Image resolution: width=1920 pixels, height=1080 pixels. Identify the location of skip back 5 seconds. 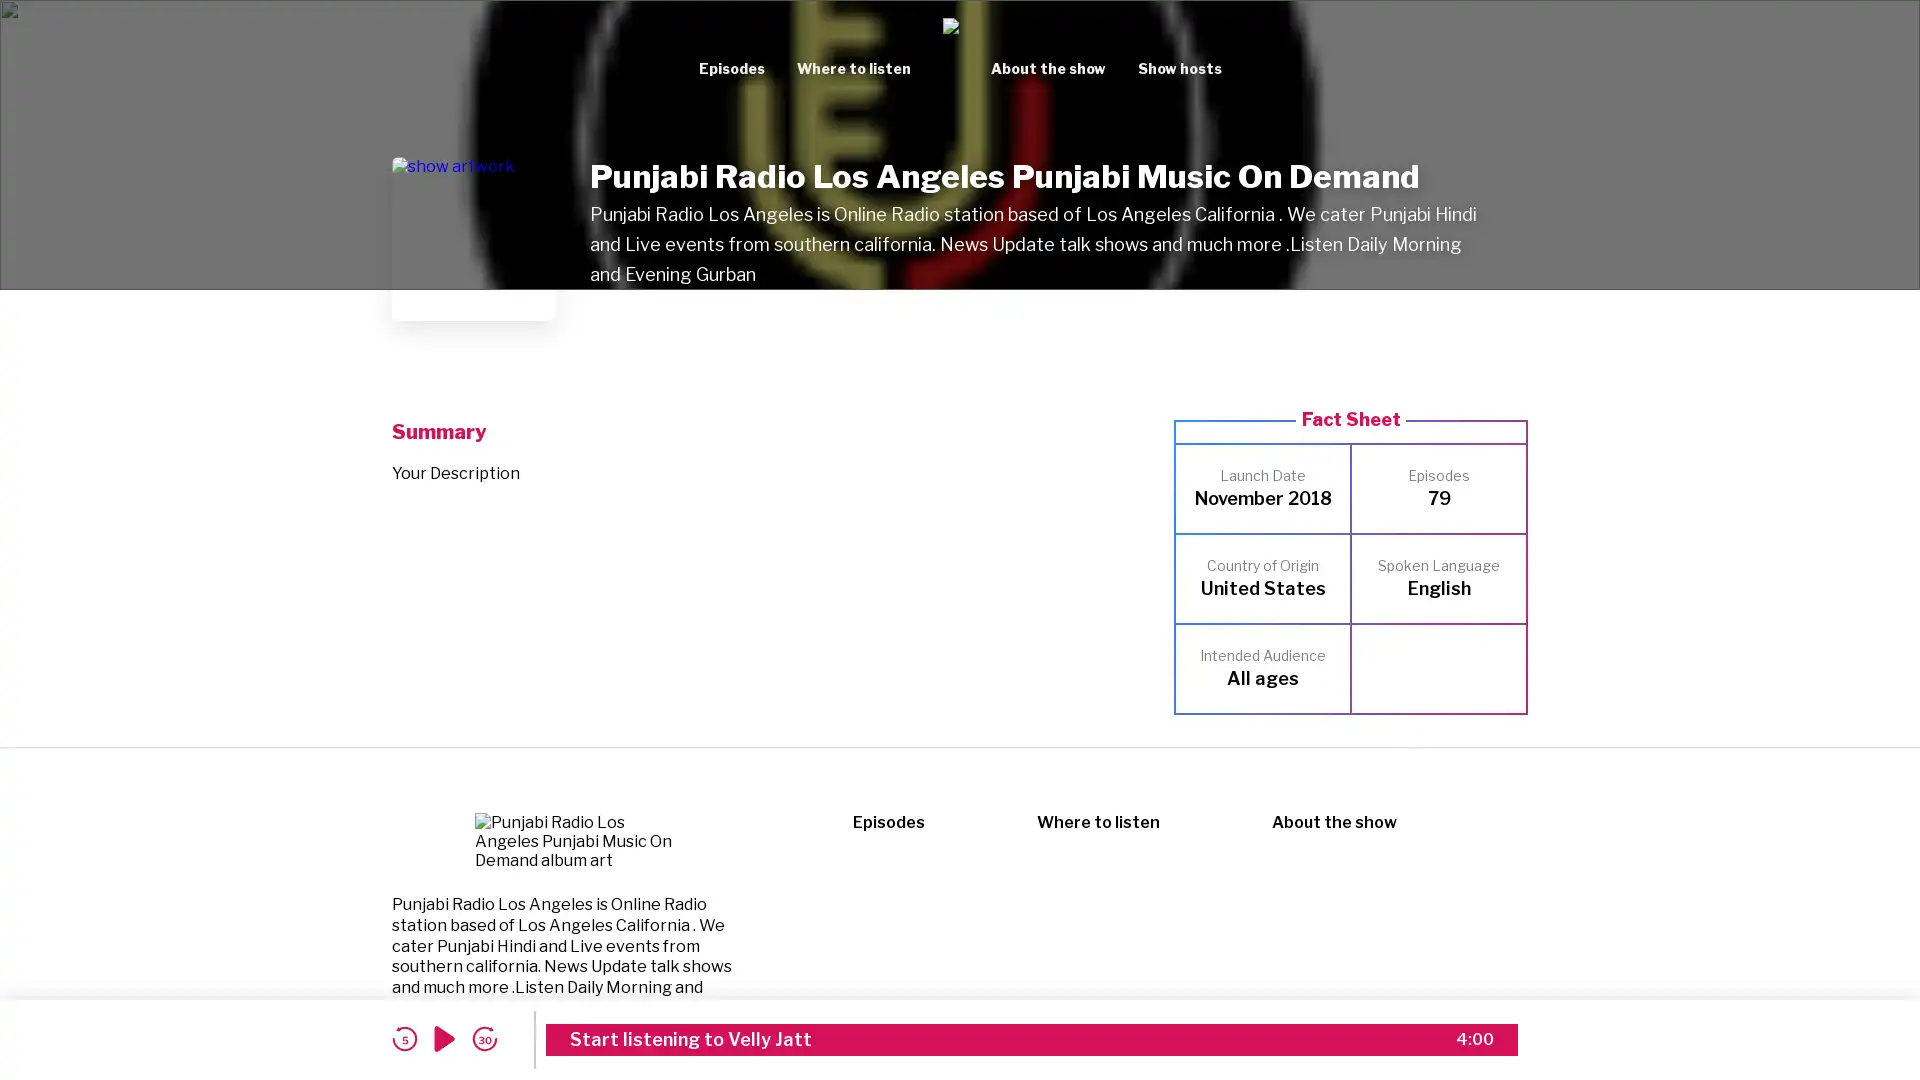
(403, 1038).